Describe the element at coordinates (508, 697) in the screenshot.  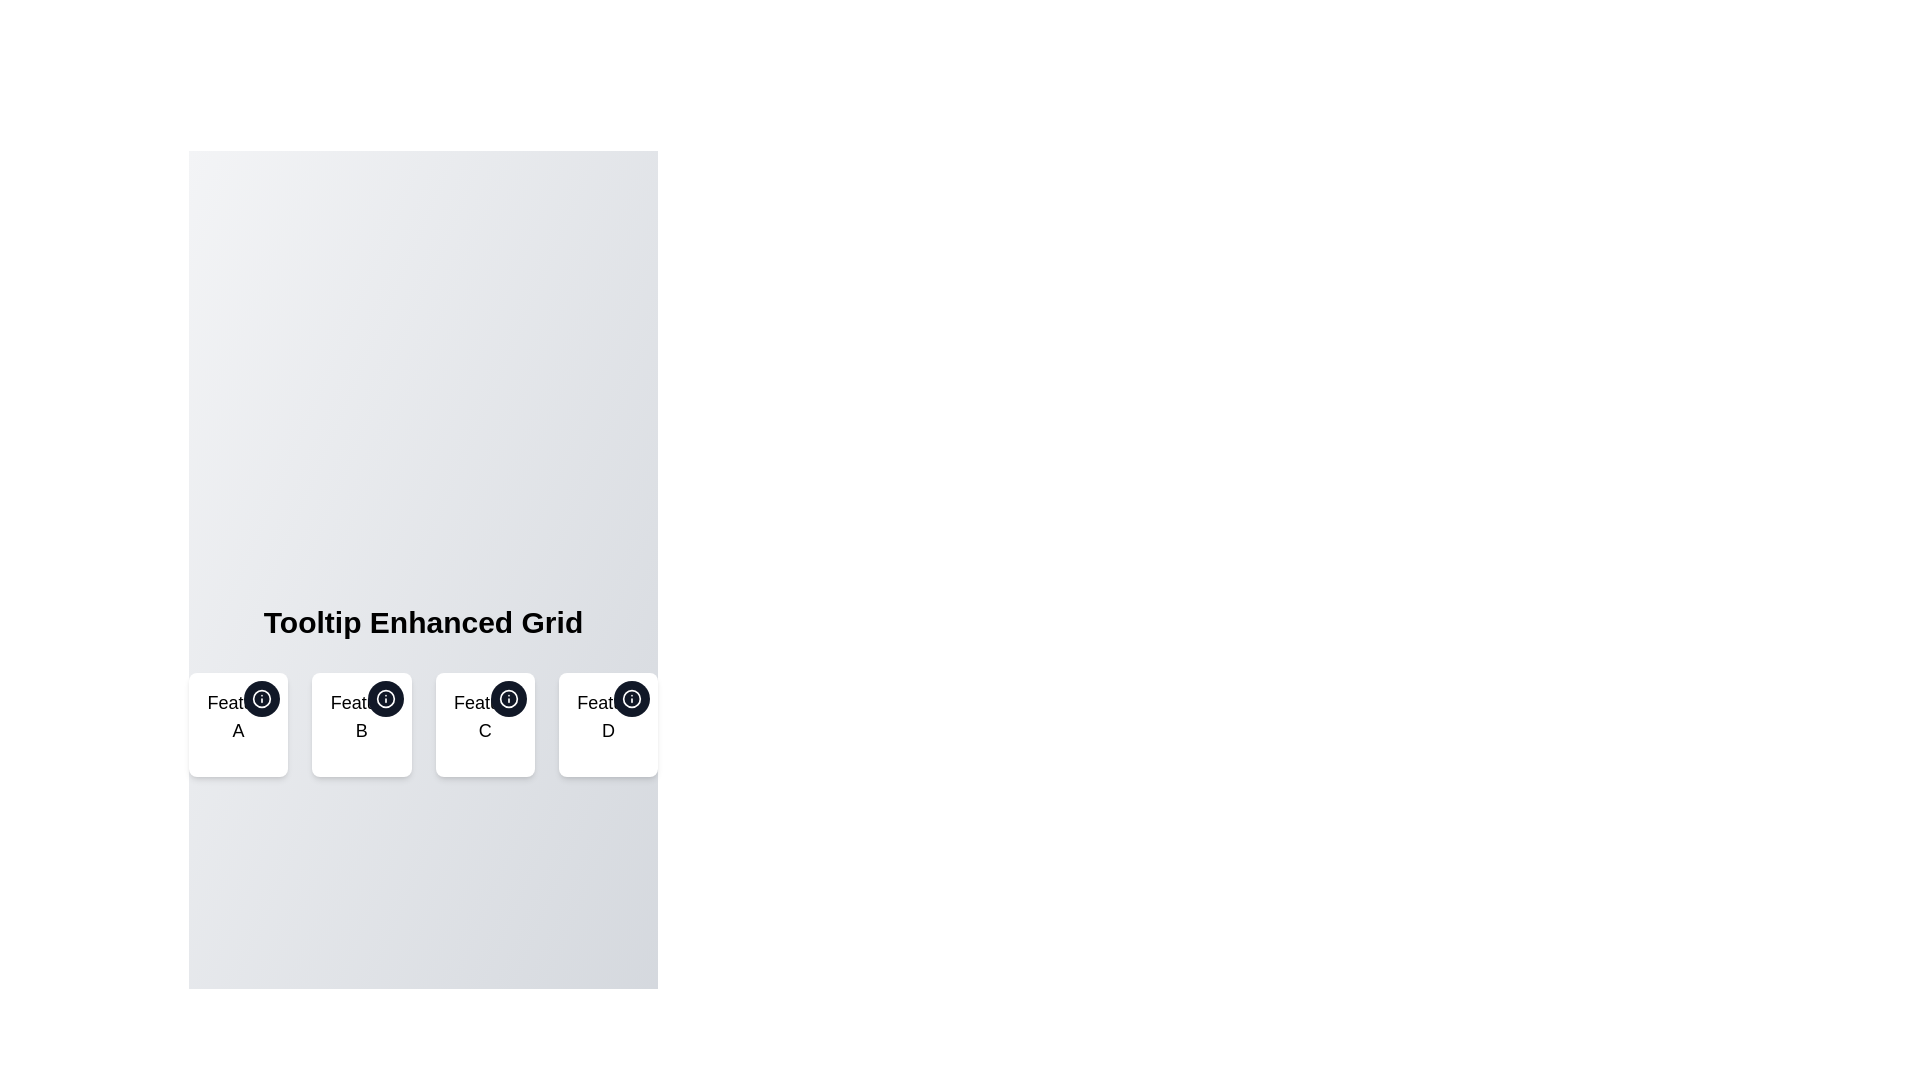
I see `the information icon within the 'Feat C' button for accessibility navigation` at that location.